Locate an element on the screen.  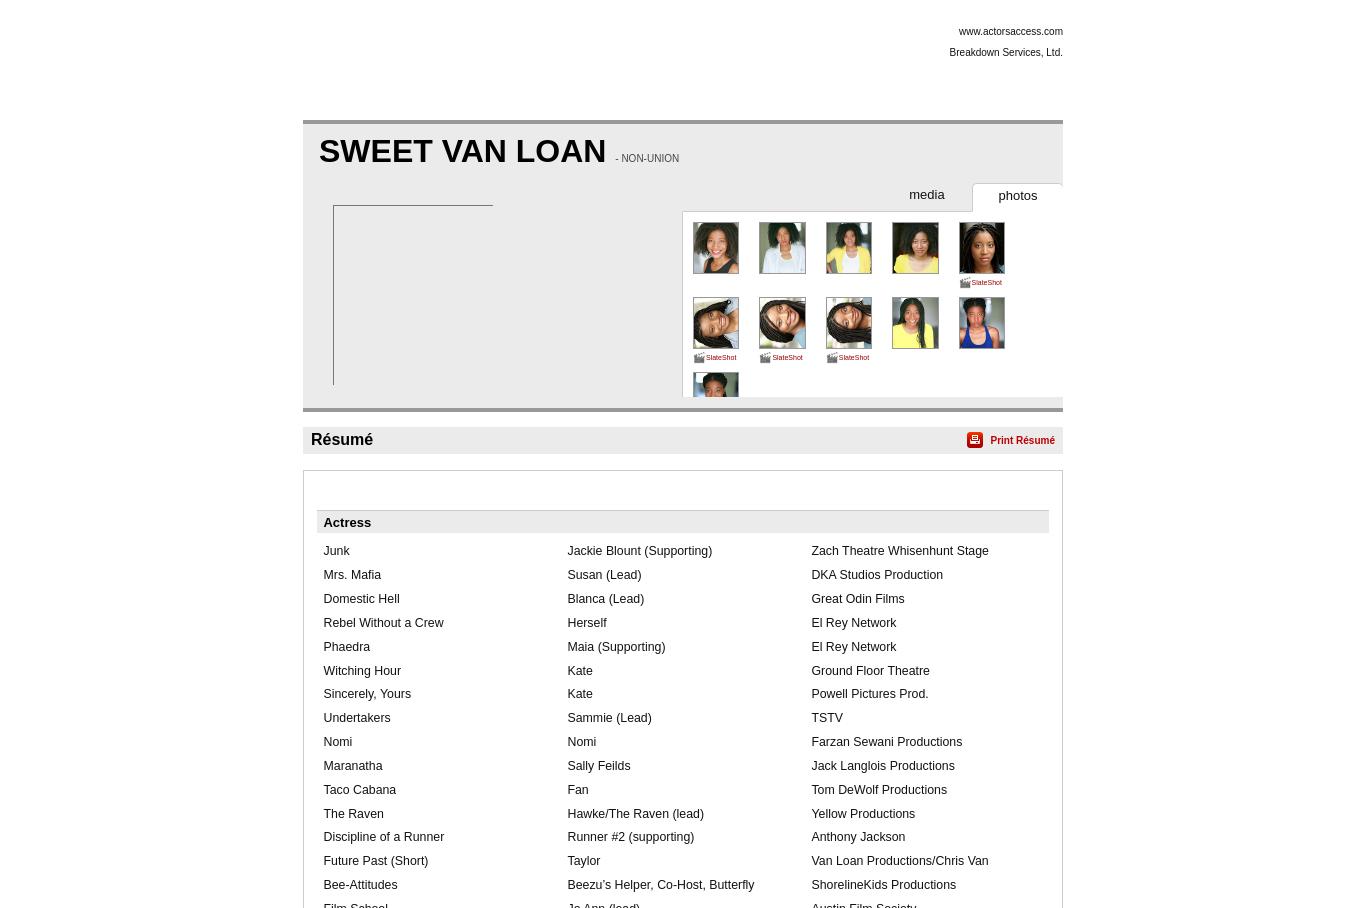
'DKA Studios Production' is located at coordinates (875, 575).